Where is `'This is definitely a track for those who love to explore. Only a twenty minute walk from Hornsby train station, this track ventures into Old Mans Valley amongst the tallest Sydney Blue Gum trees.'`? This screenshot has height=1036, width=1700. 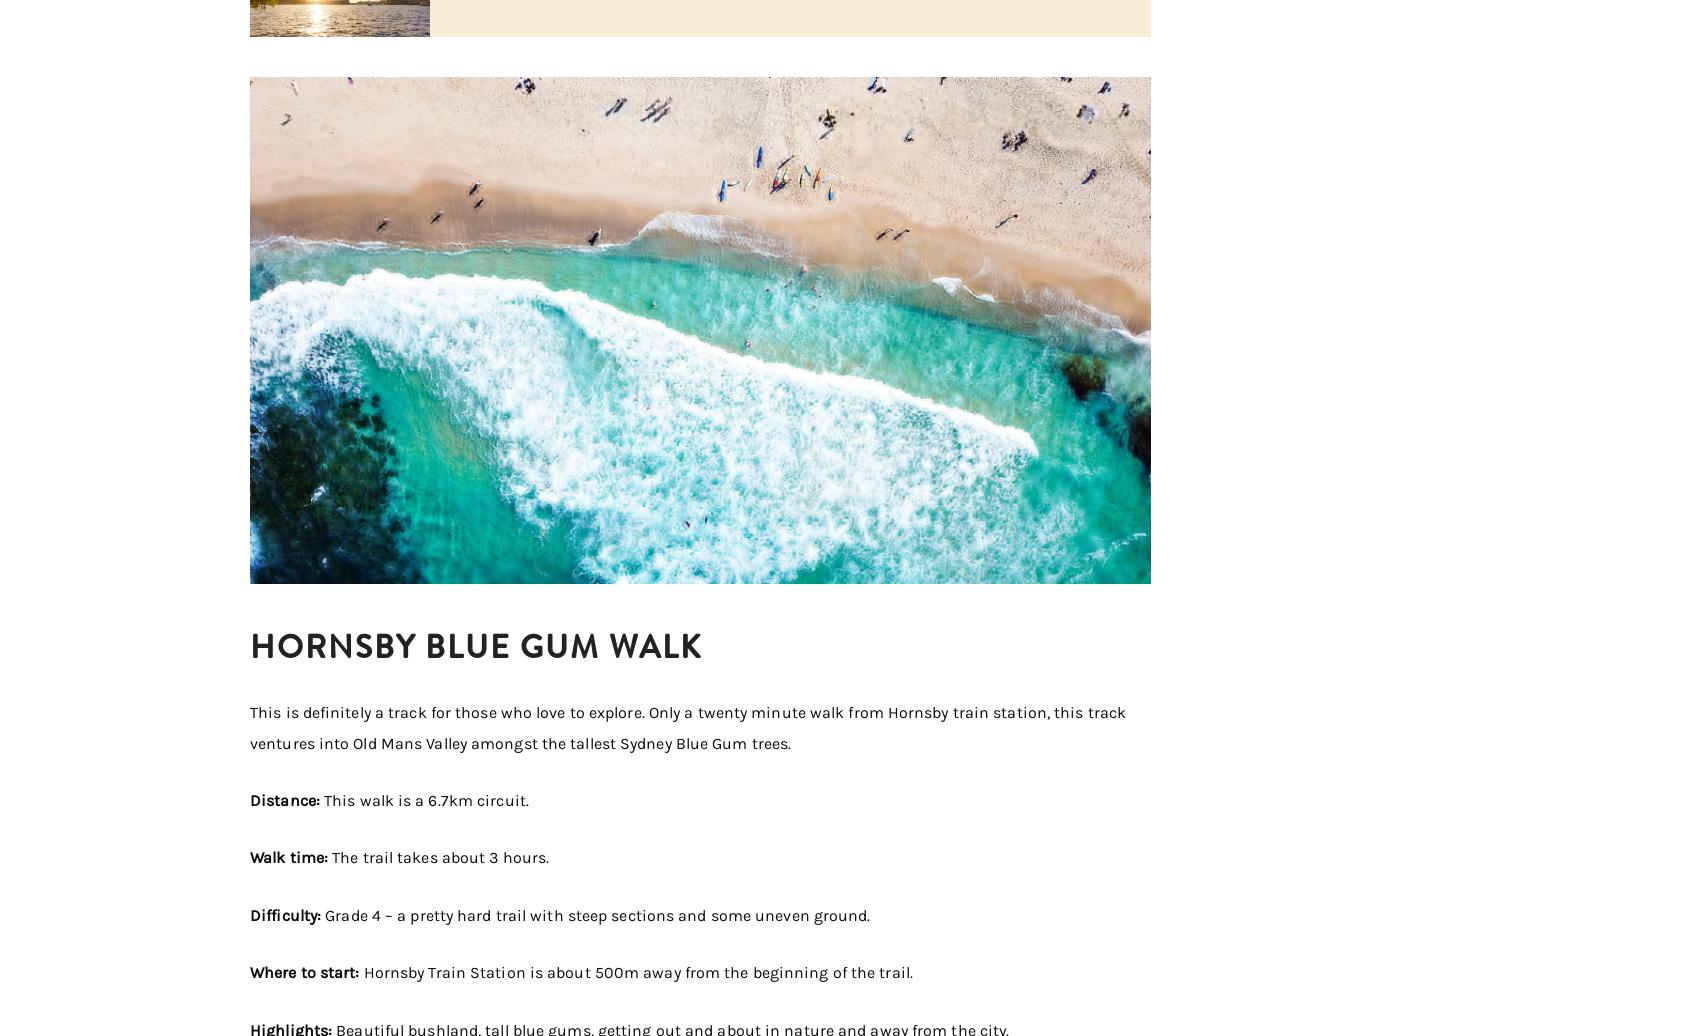 'This is definitely a track for those who love to explore. Only a twenty minute walk from Hornsby train station, this track ventures into Old Mans Valley amongst the tallest Sydney Blue Gum trees.' is located at coordinates (687, 727).